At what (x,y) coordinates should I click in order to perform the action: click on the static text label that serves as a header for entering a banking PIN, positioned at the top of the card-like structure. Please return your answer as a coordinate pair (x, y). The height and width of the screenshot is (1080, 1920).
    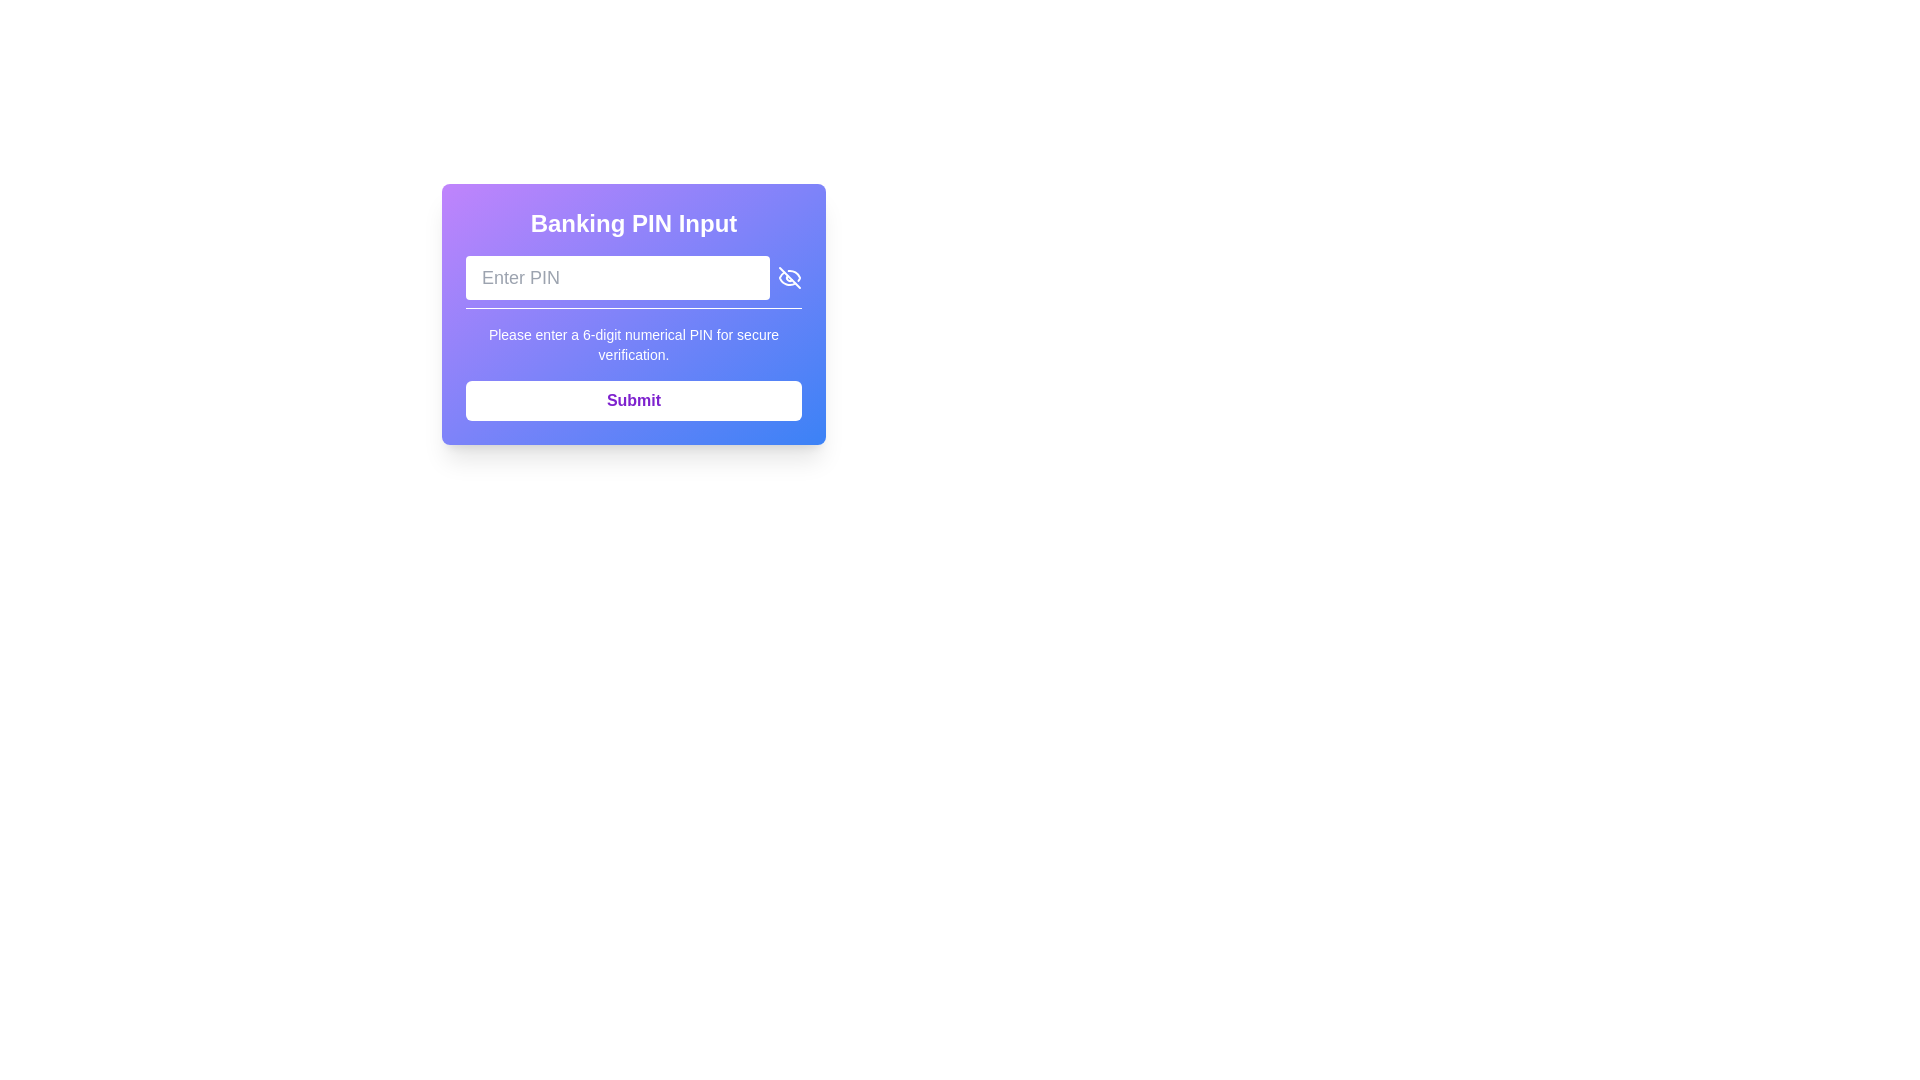
    Looking at the image, I should click on (632, 223).